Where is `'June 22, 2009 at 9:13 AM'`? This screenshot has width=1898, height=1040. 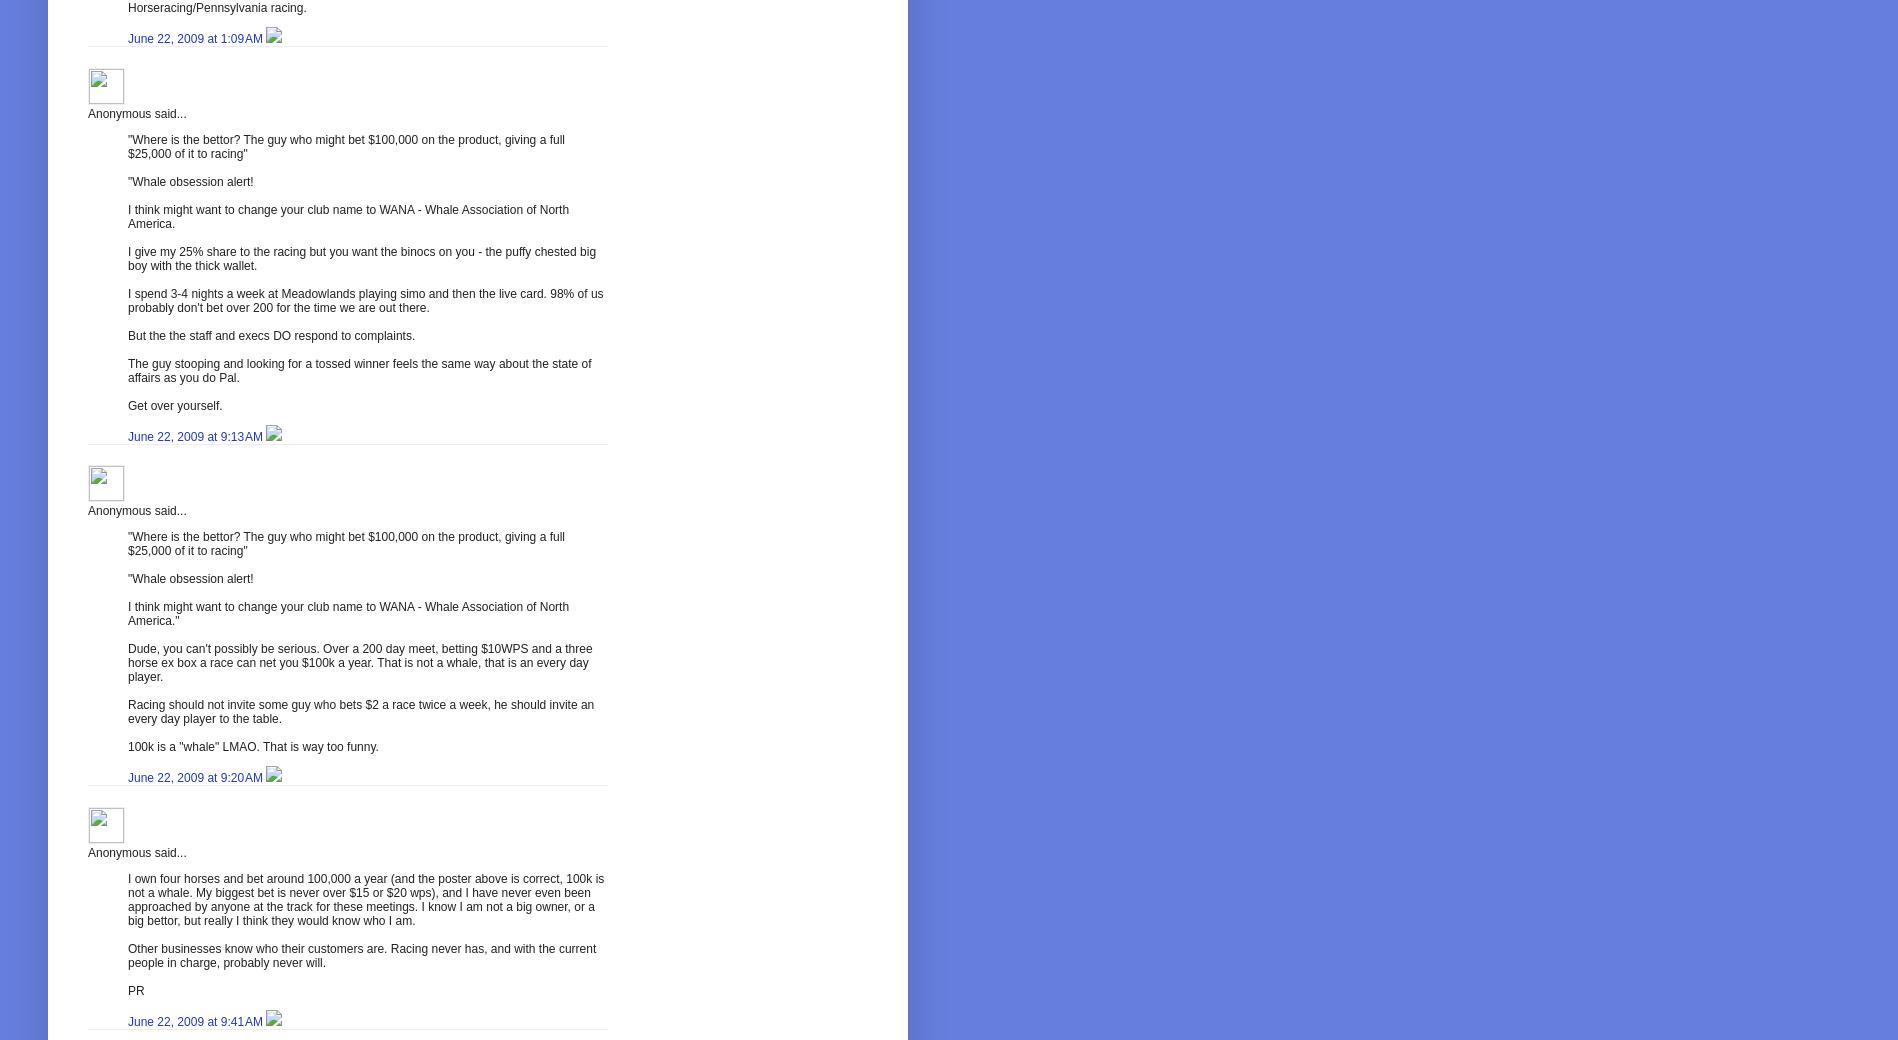 'June 22, 2009 at 9:13 AM' is located at coordinates (196, 435).